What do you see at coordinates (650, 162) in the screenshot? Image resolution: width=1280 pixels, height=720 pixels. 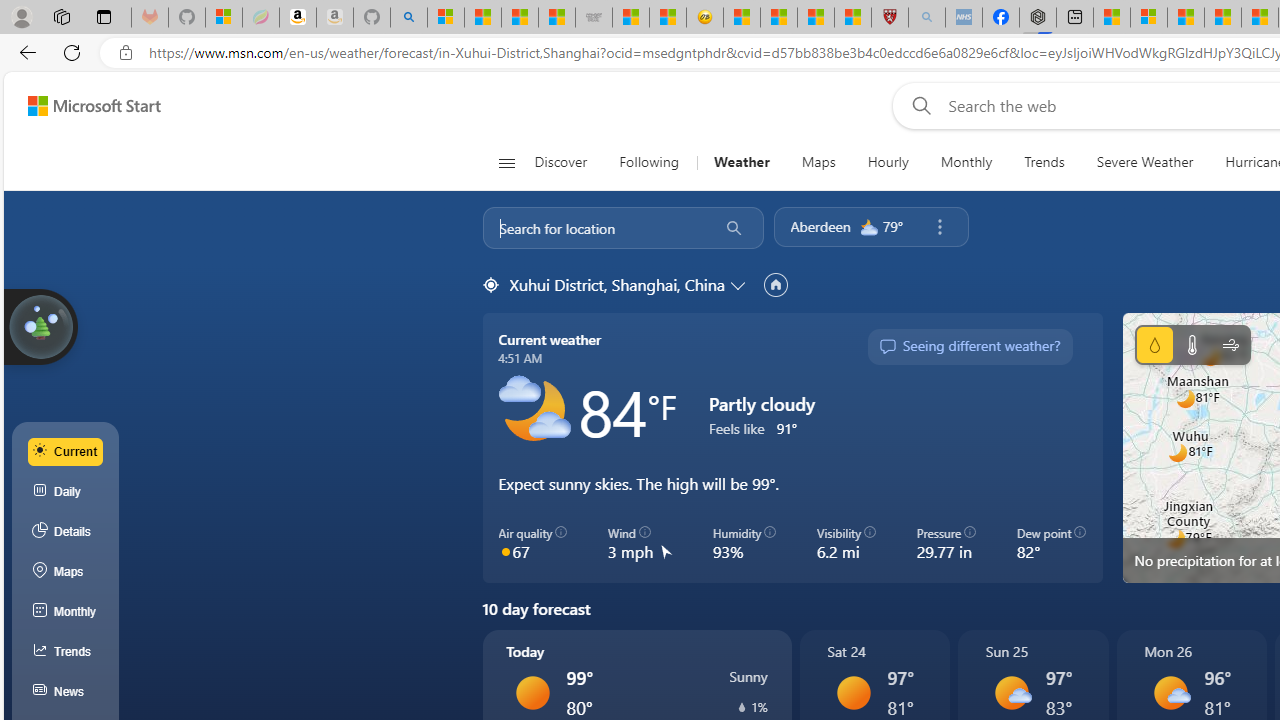 I see `'Following'` at bounding box center [650, 162].